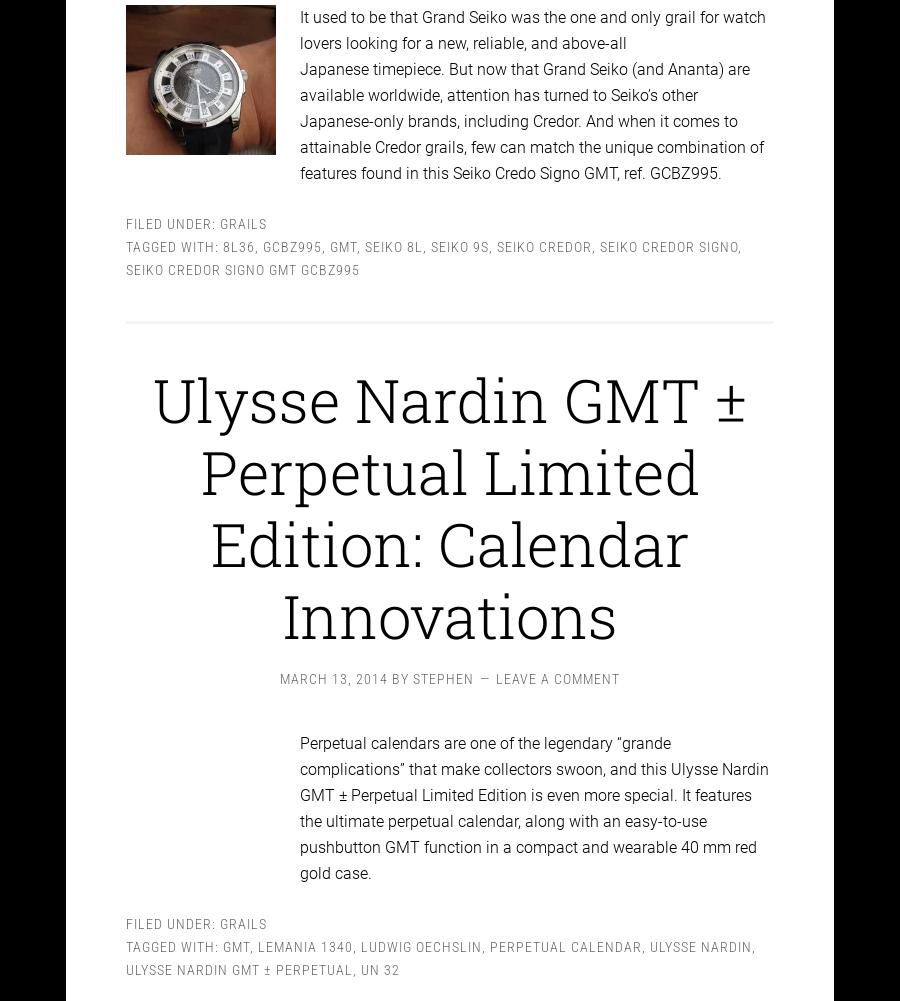 This screenshot has width=900, height=1001. What do you see at coordinates (458, 228) in the screenshot?
I see `'Seiko 9S'` at bounding box center [458, 228].